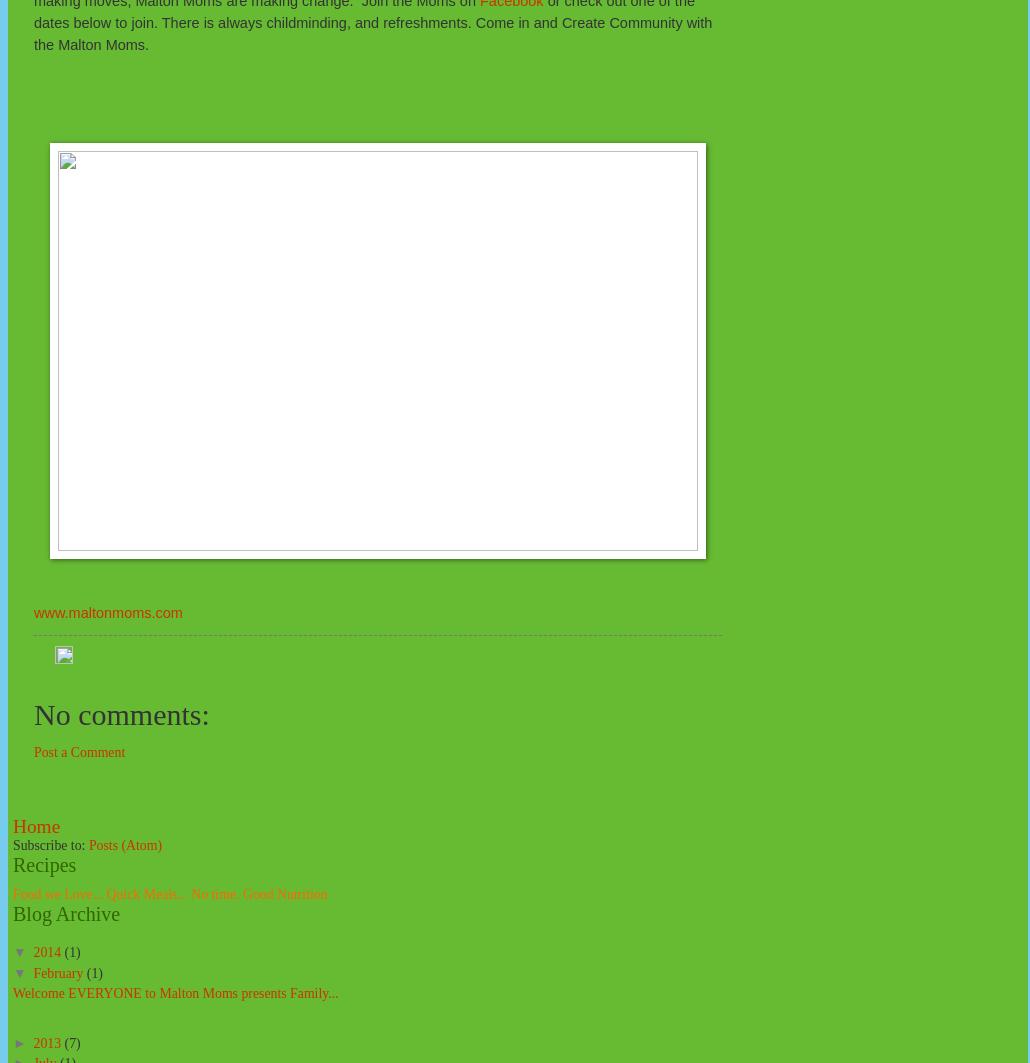 The height and width of the screenshot is (1063, 1030). I want to click on '2013', so click(32, 1041).